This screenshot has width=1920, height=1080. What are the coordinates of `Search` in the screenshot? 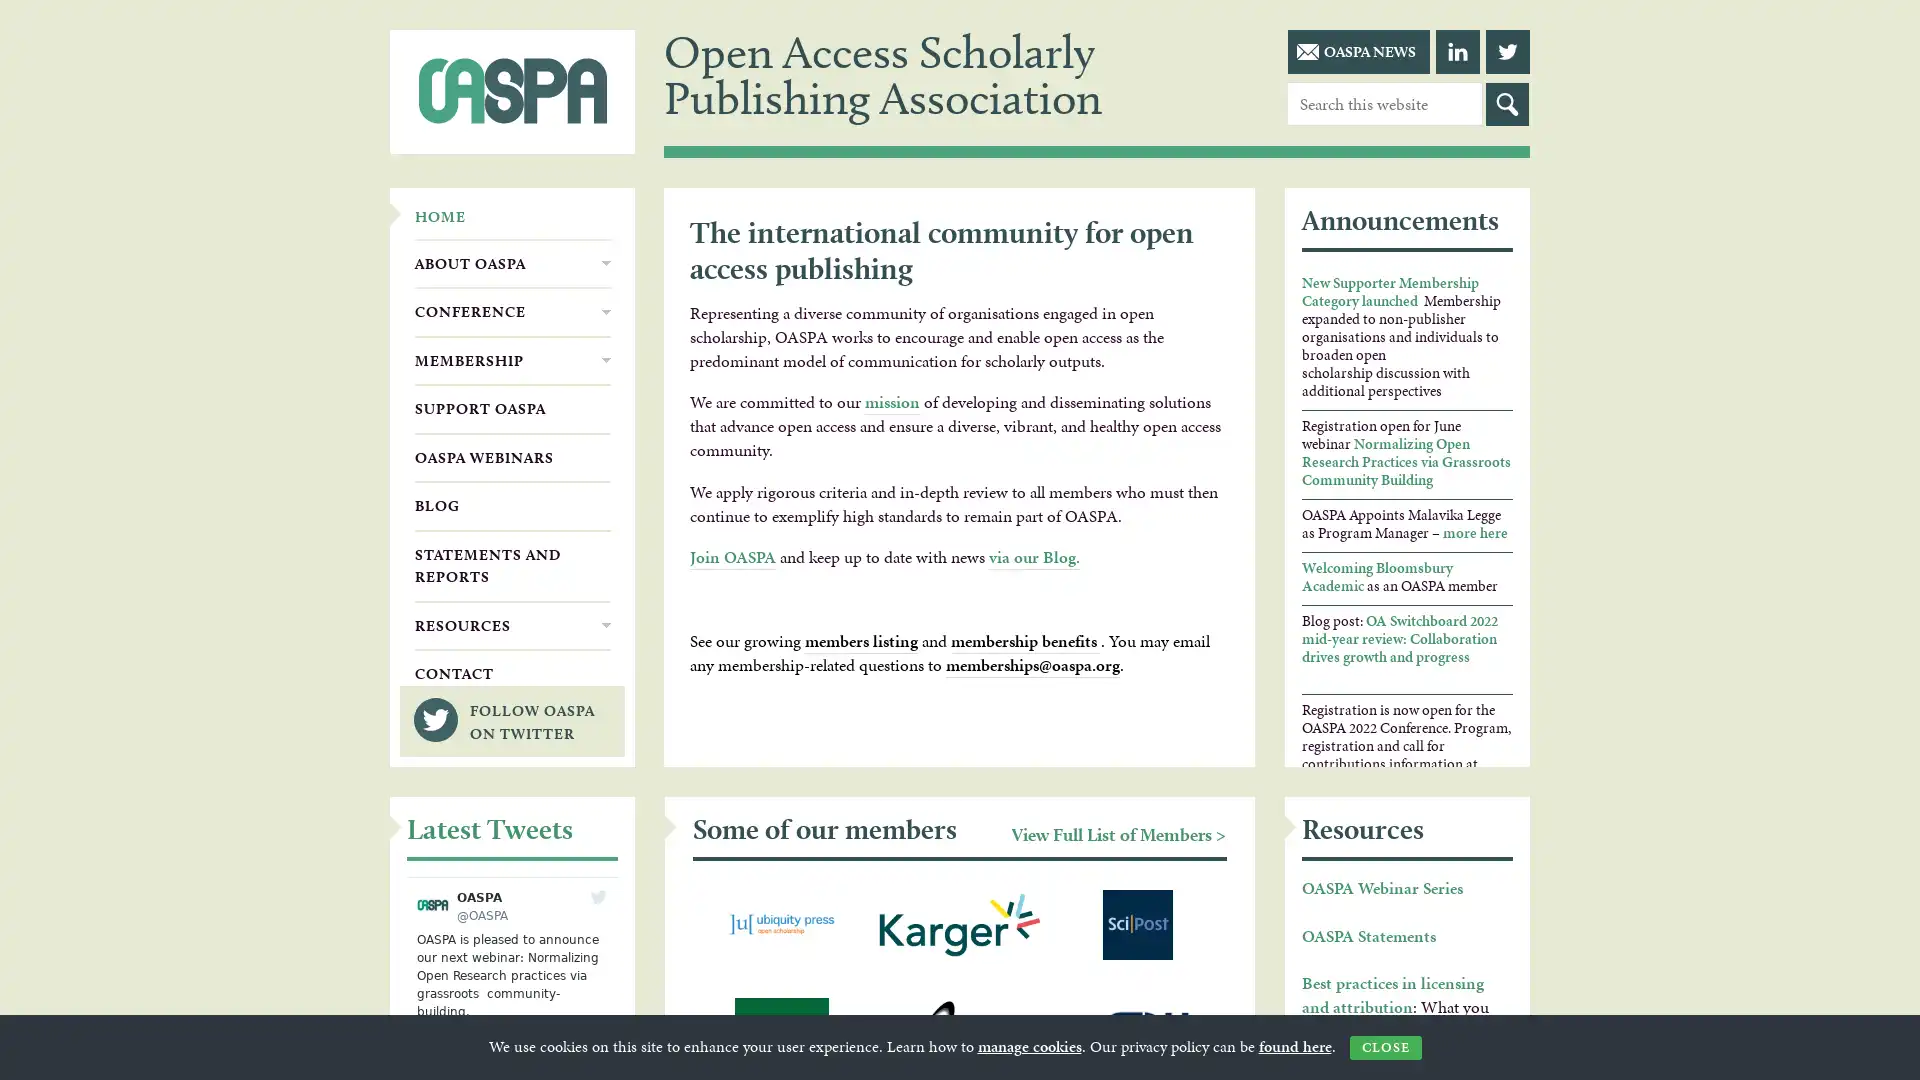 It's located at (1507, 104).